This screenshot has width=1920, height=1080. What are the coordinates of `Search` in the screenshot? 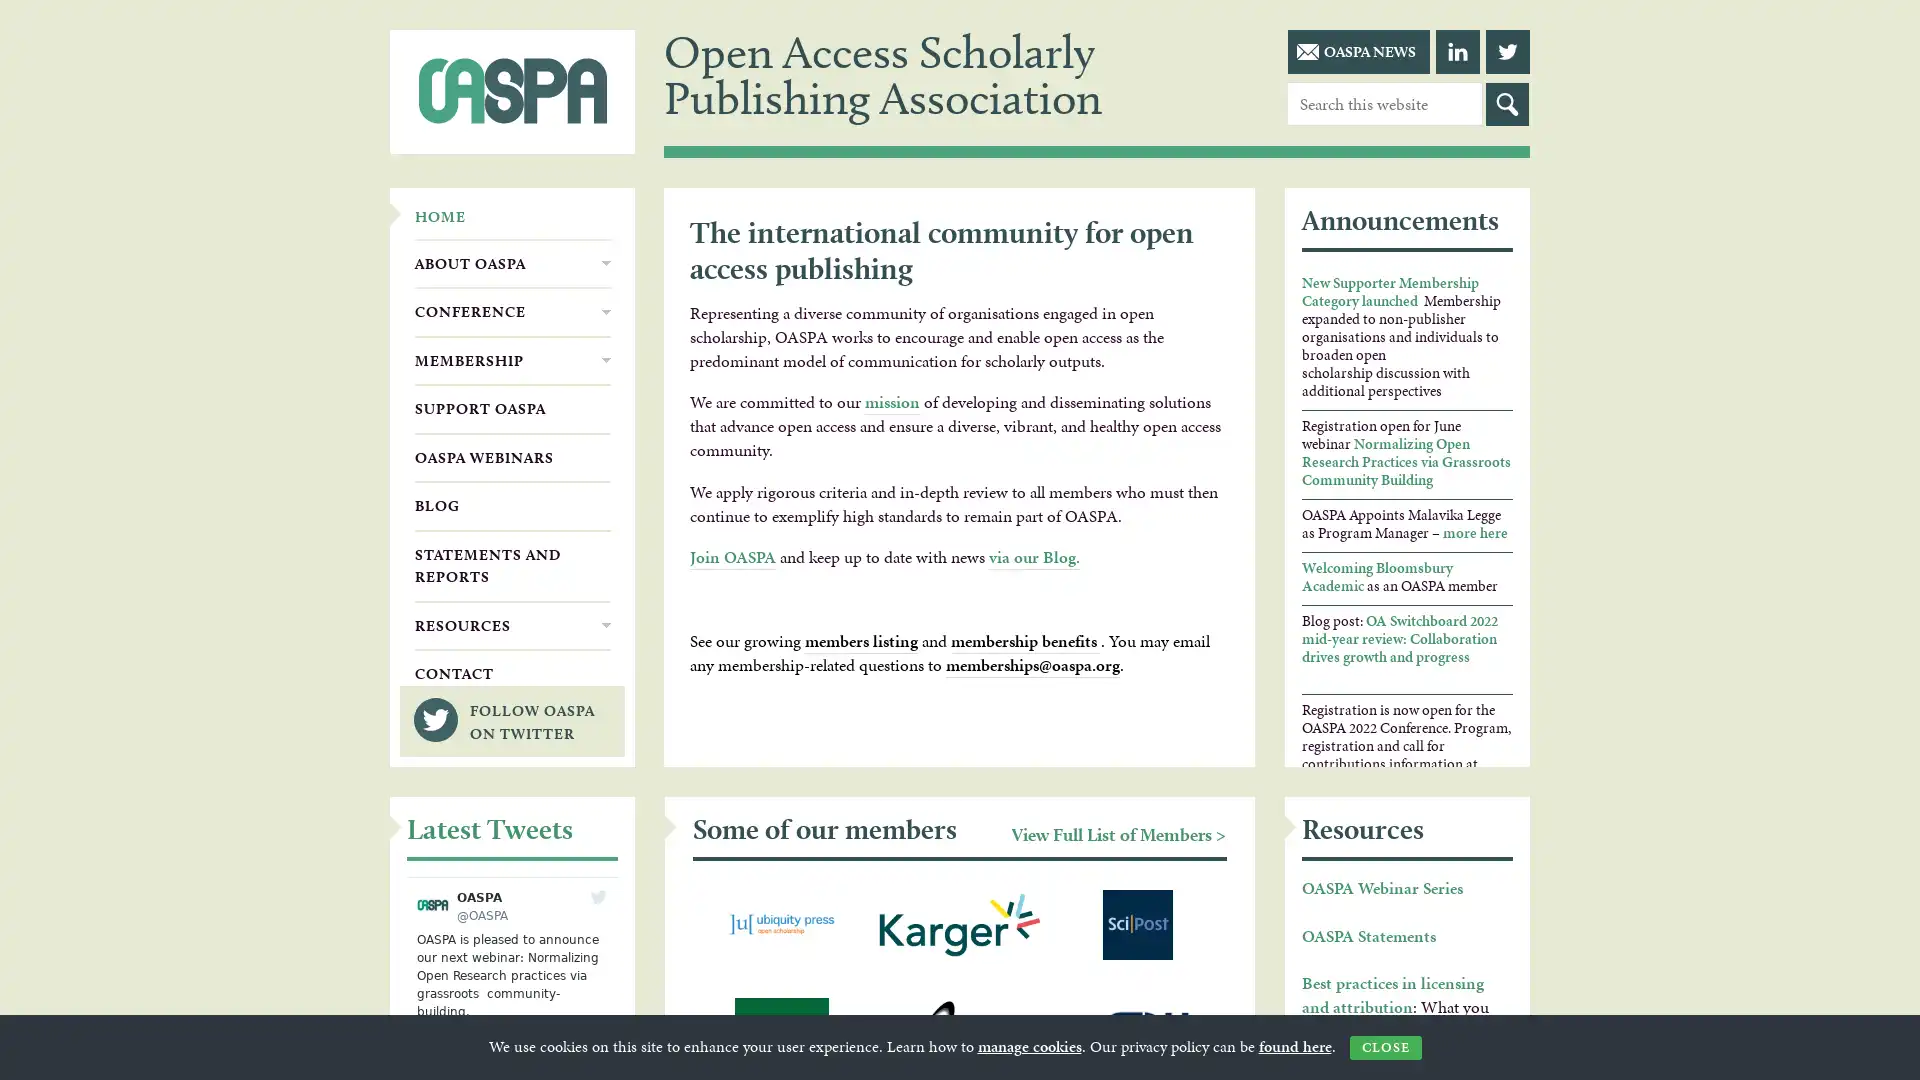 It's located at (1507, 104).